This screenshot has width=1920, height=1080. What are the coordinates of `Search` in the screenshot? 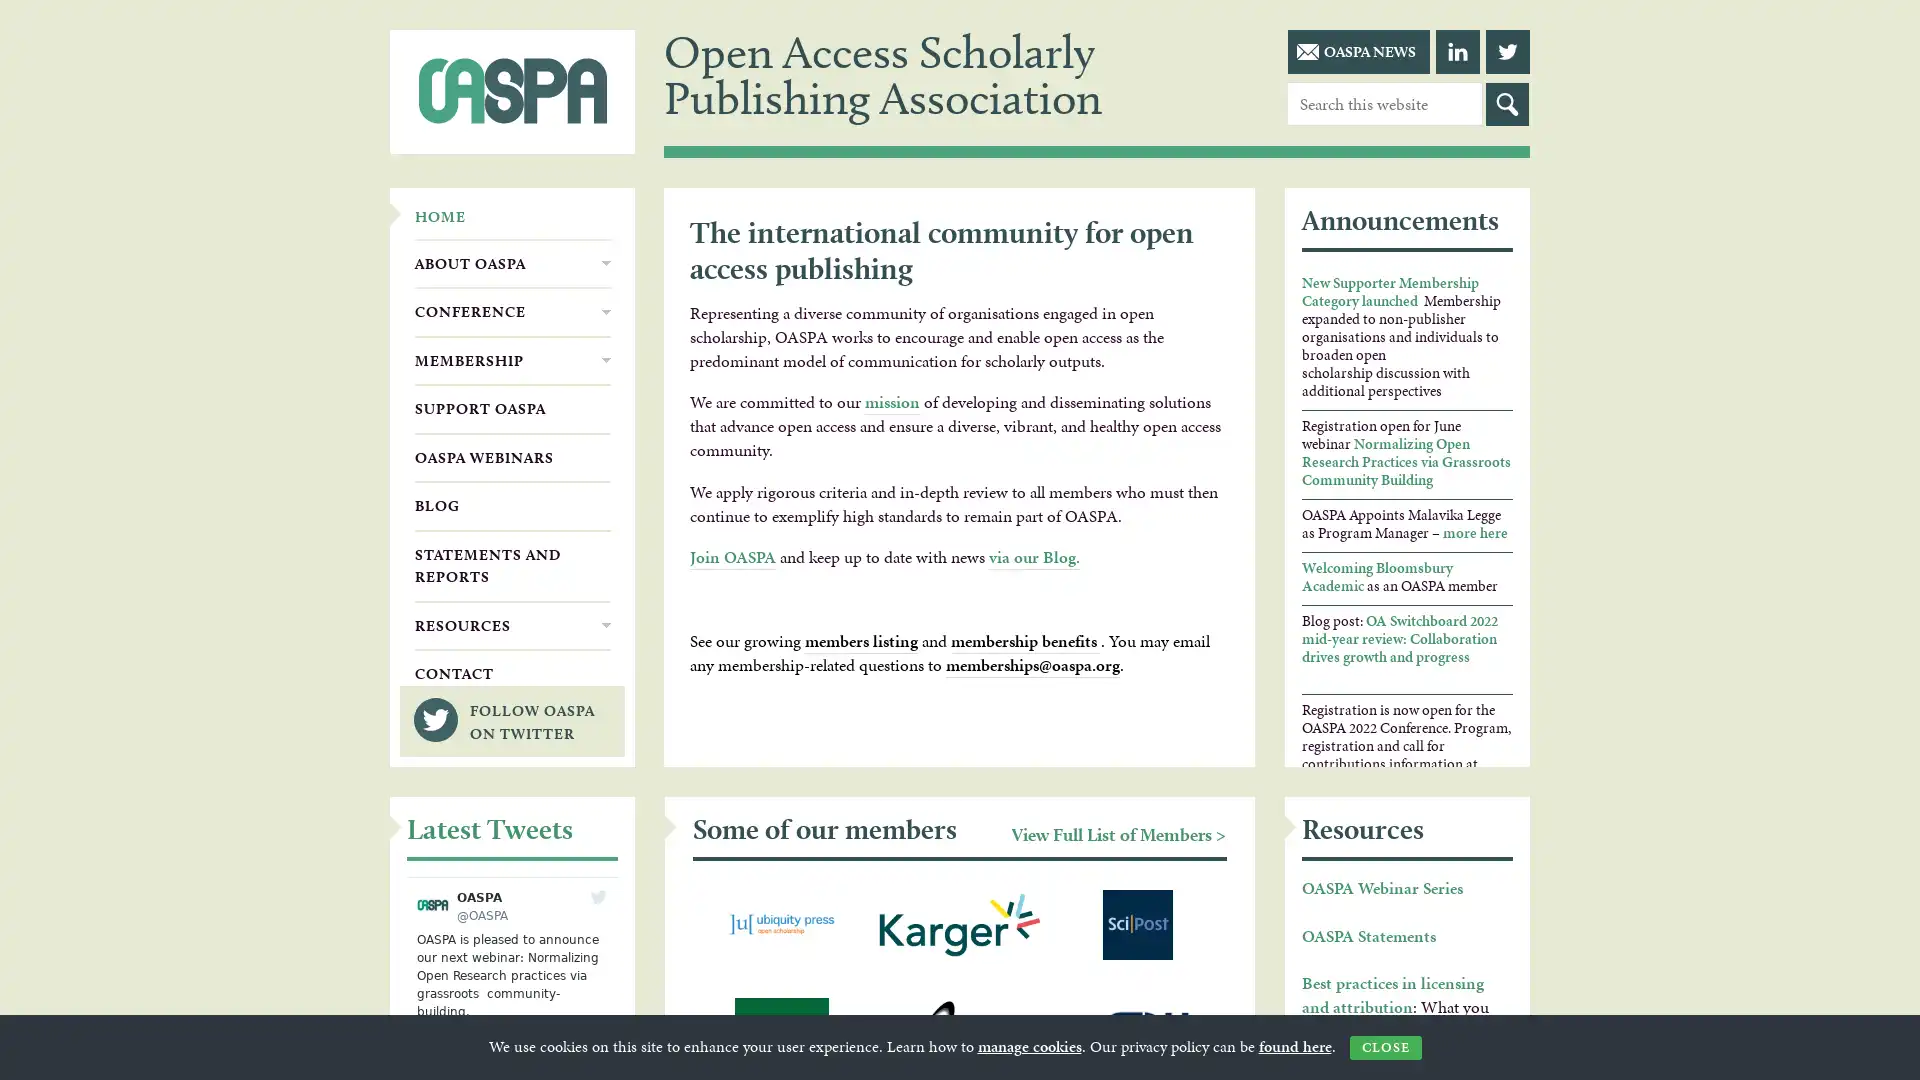 It's located at (1507, 104).